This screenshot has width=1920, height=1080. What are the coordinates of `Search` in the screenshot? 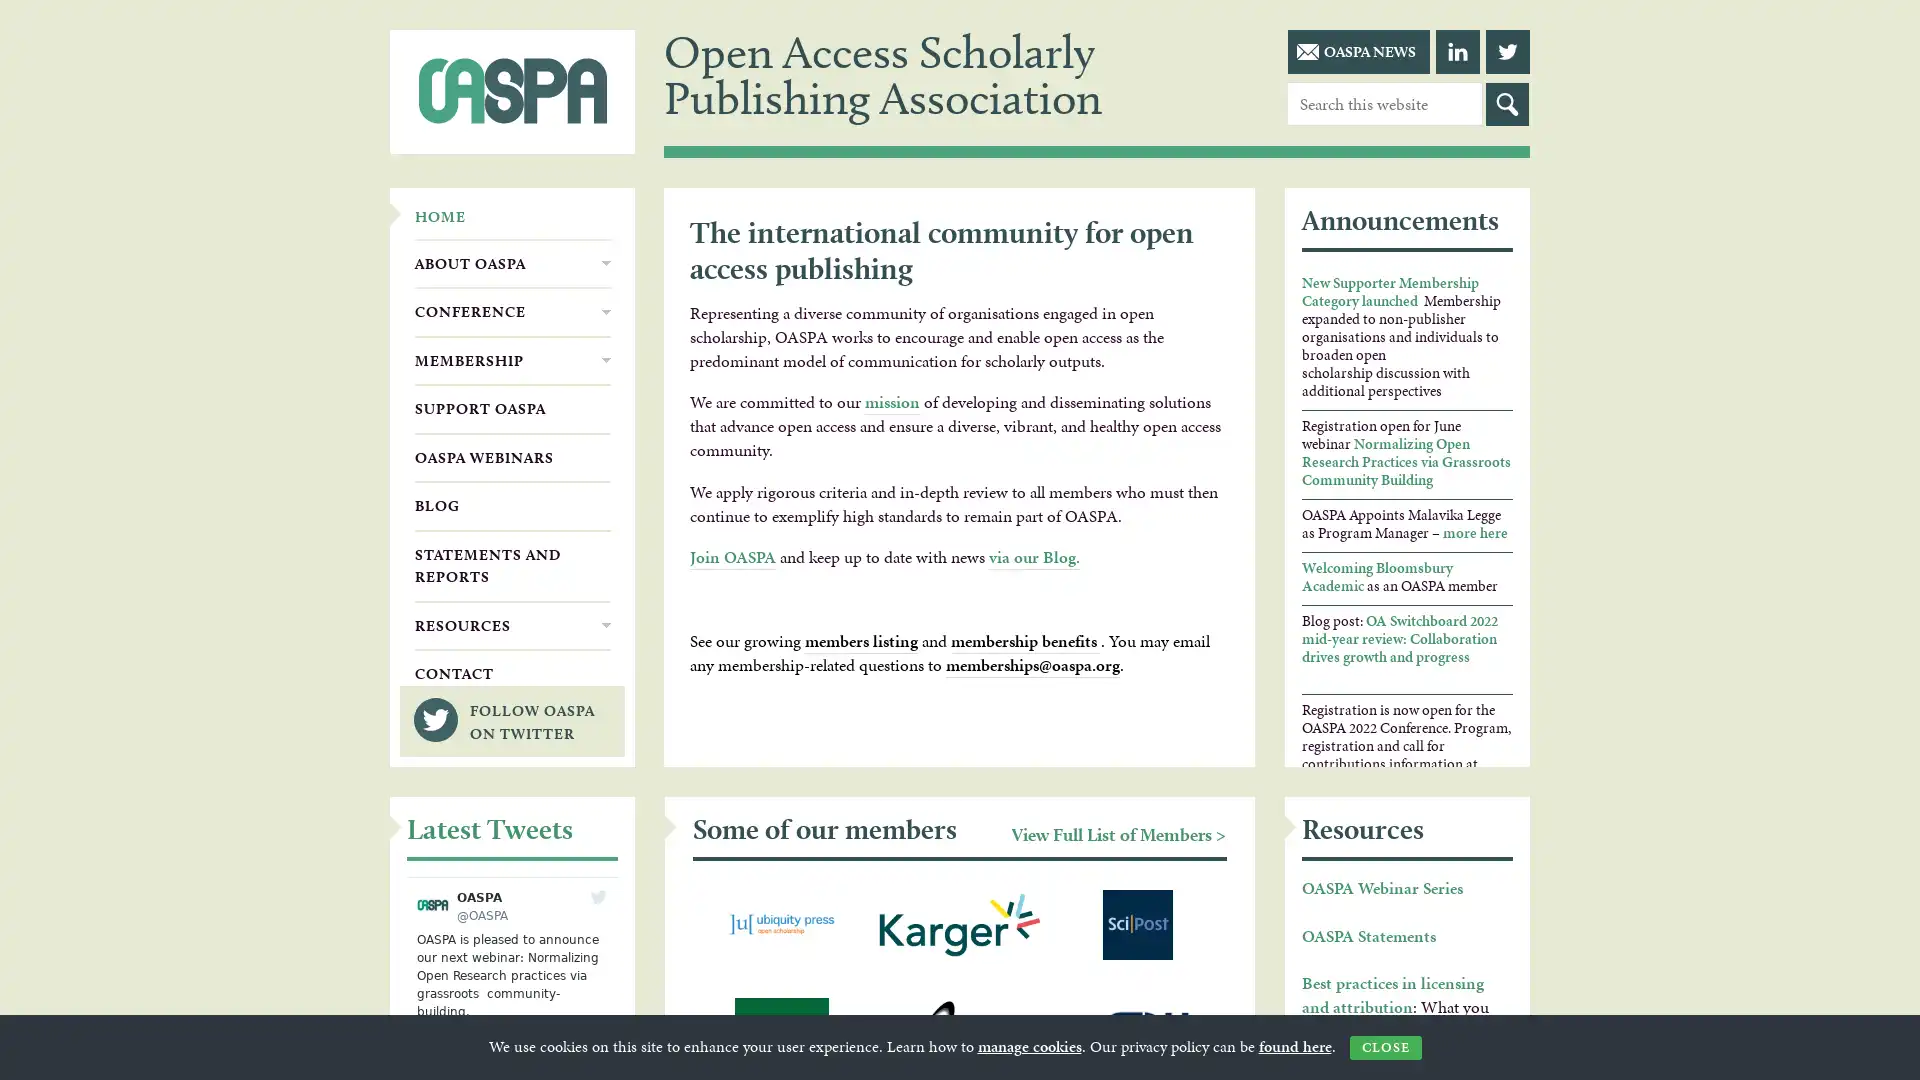 It's located at (1507, 104).